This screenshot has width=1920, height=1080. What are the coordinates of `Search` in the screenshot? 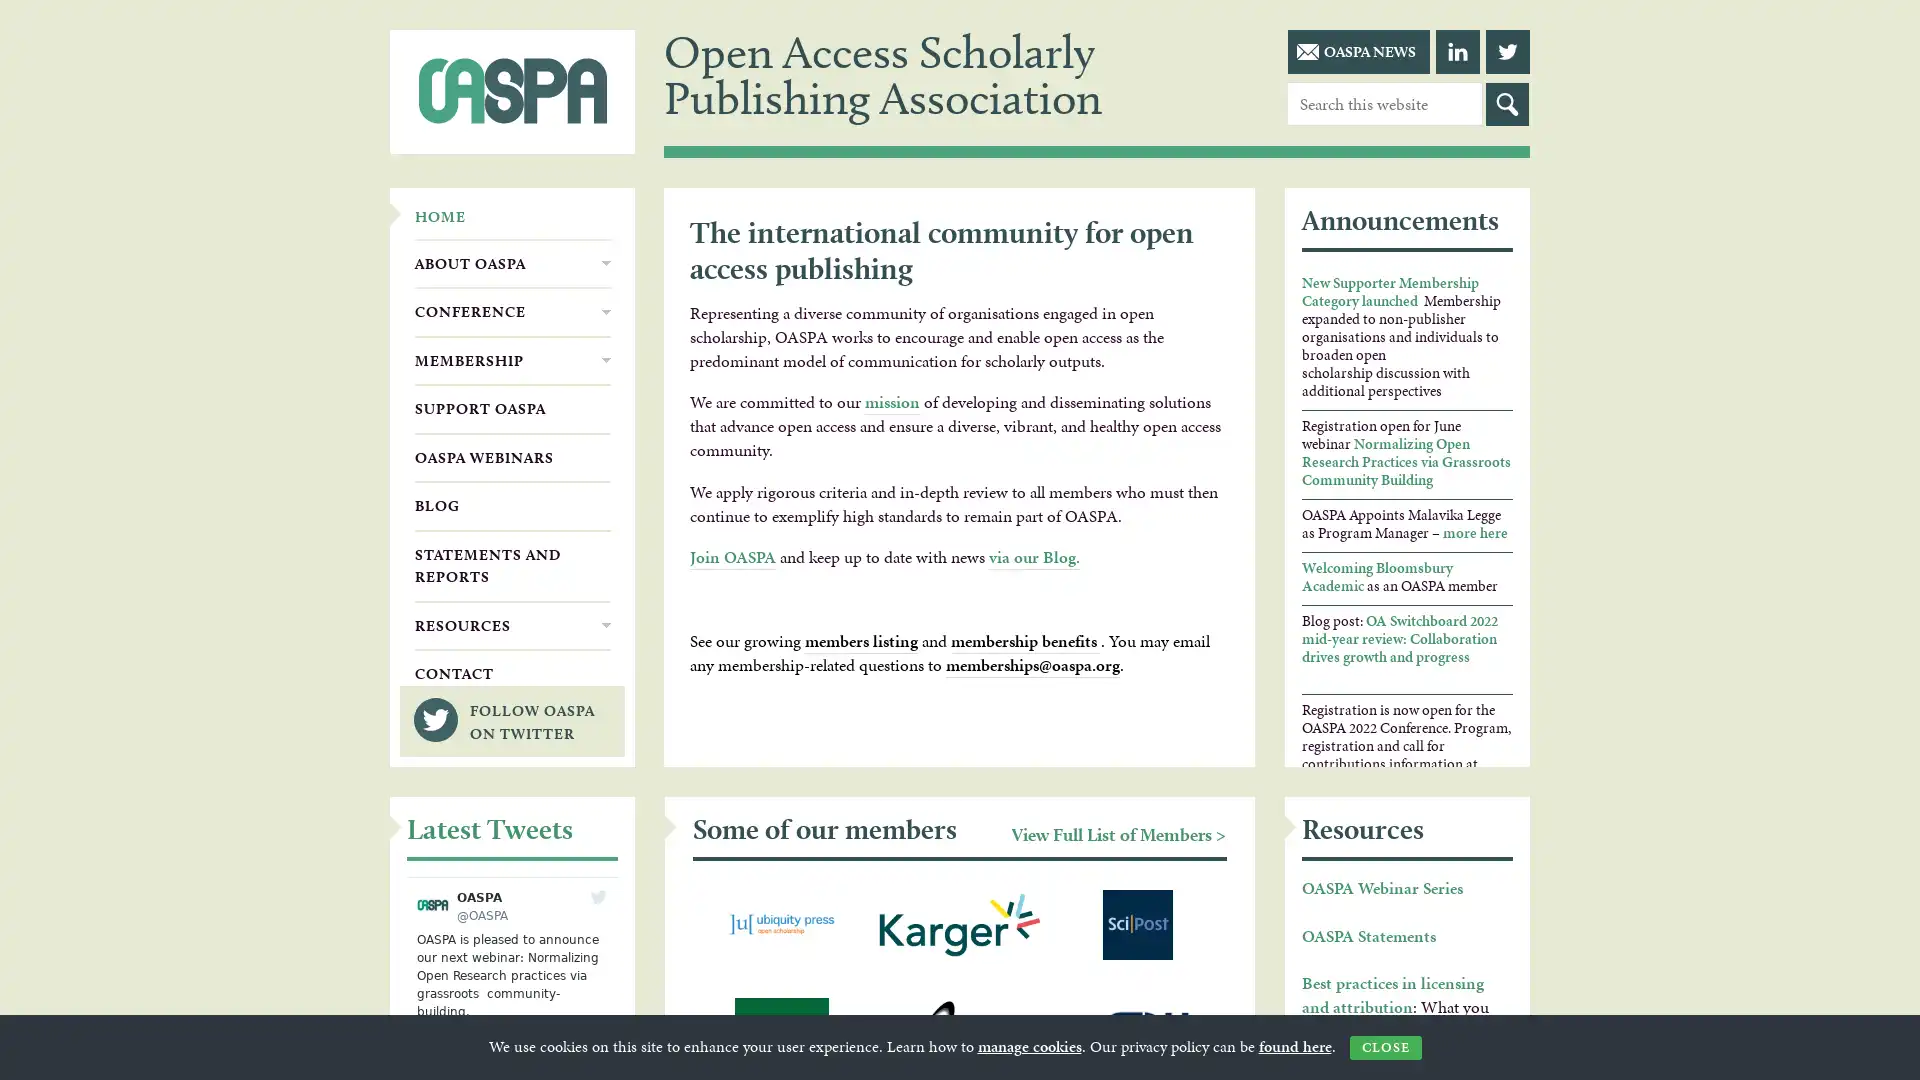 It's located at (1507, 104).